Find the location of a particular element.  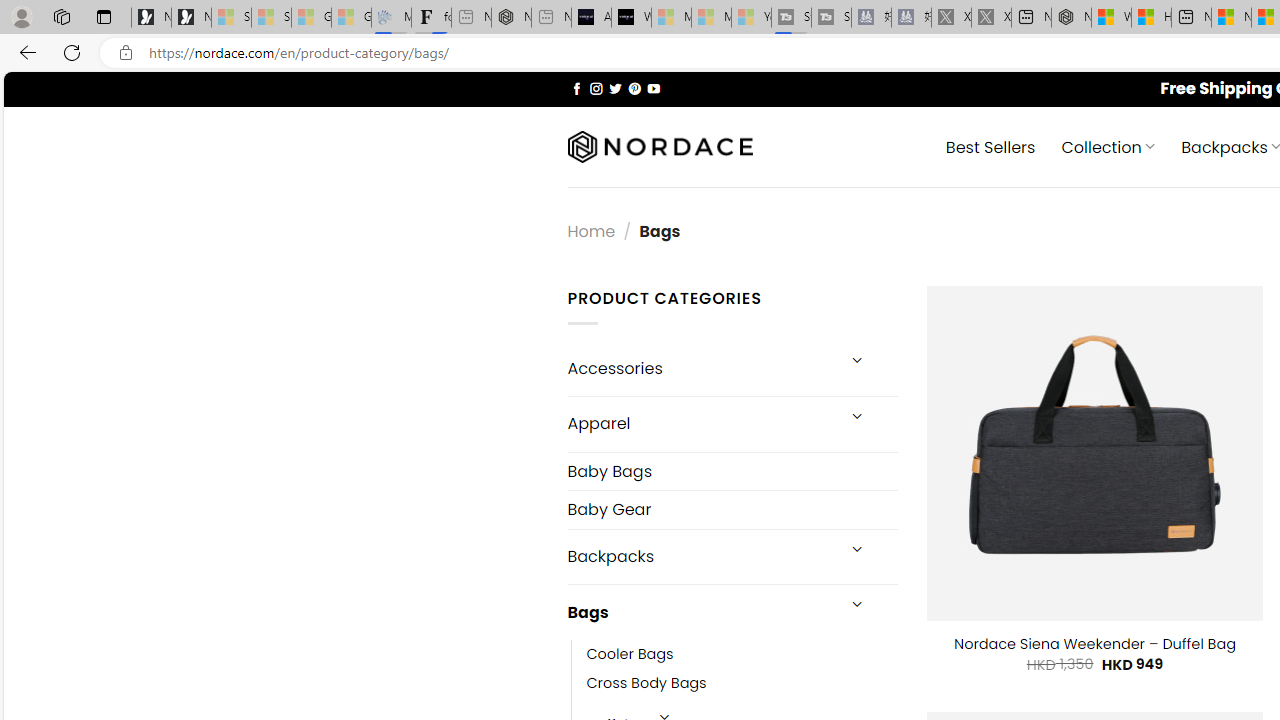

'Accessories' is located at coordinates (700, 368).